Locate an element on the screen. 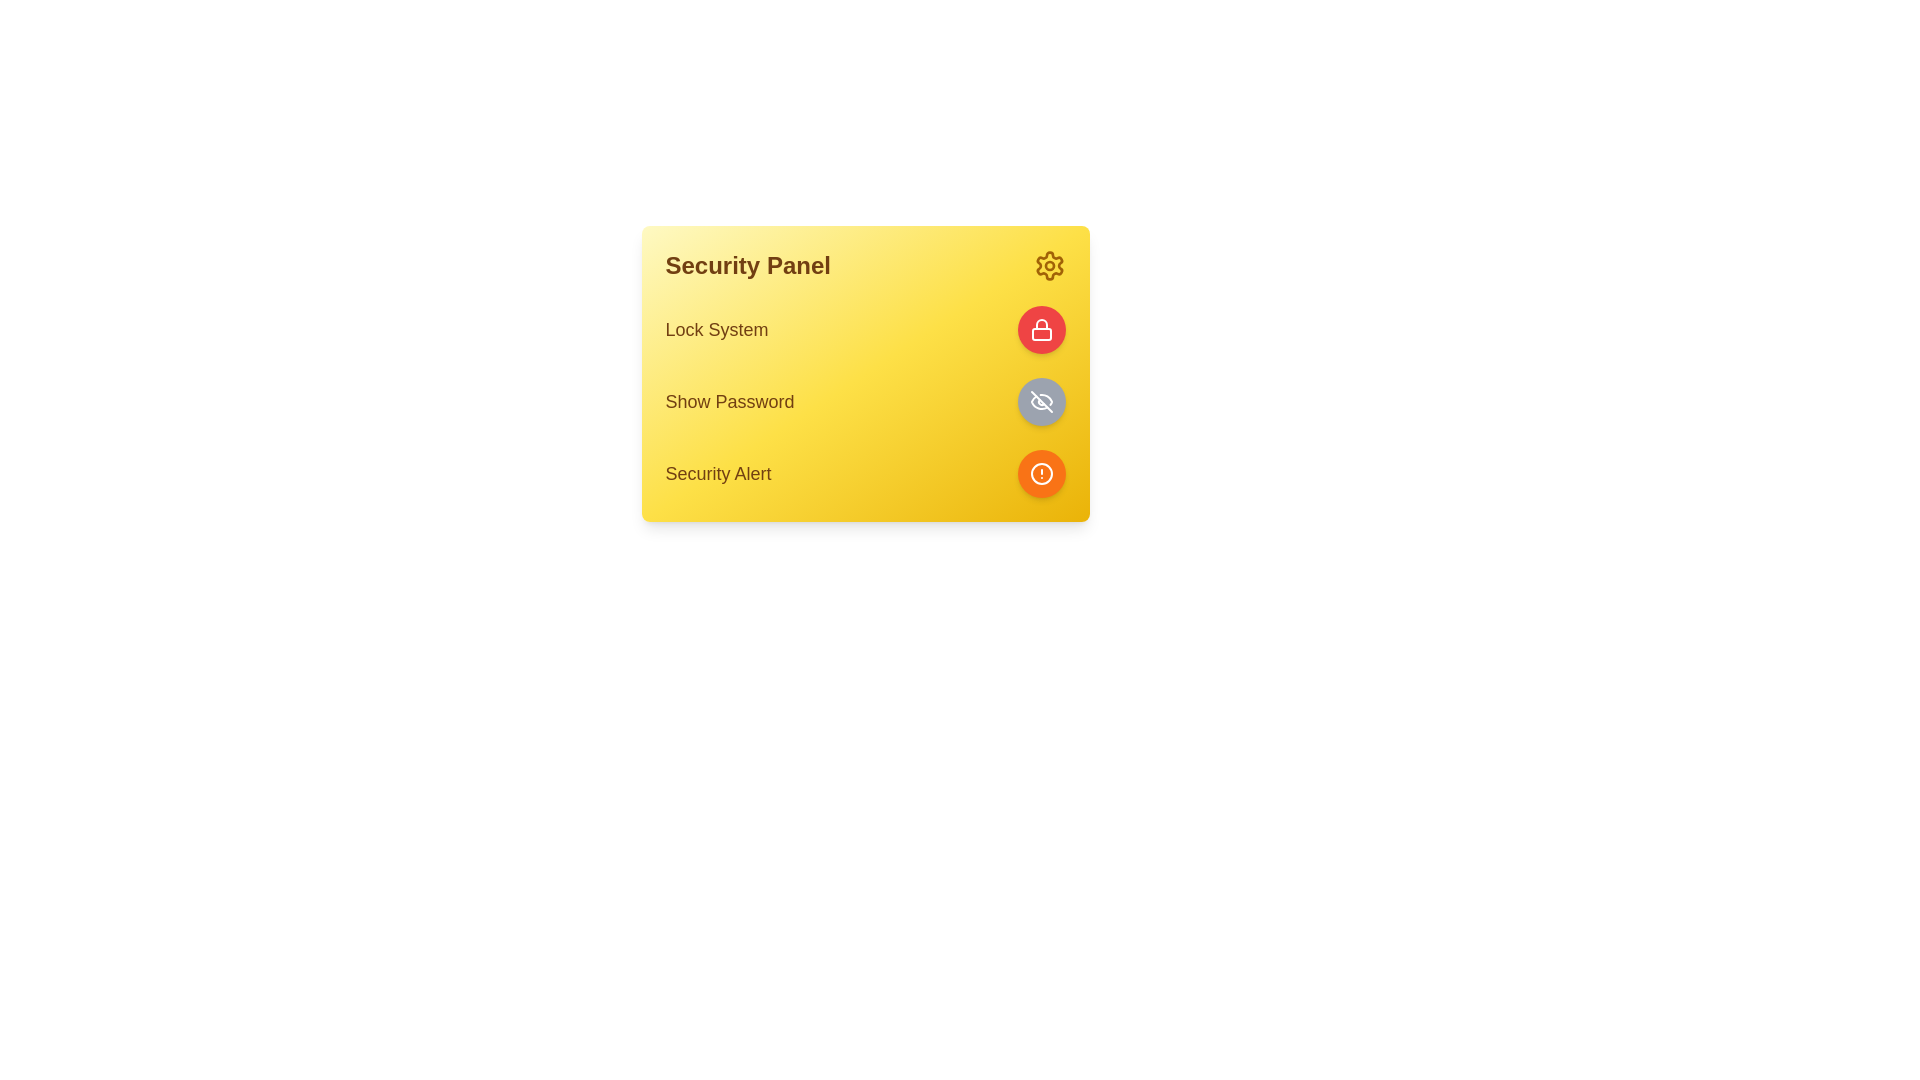  the lock button located to the right of the 'Lock System' text is located at coordinates (1040, 329).